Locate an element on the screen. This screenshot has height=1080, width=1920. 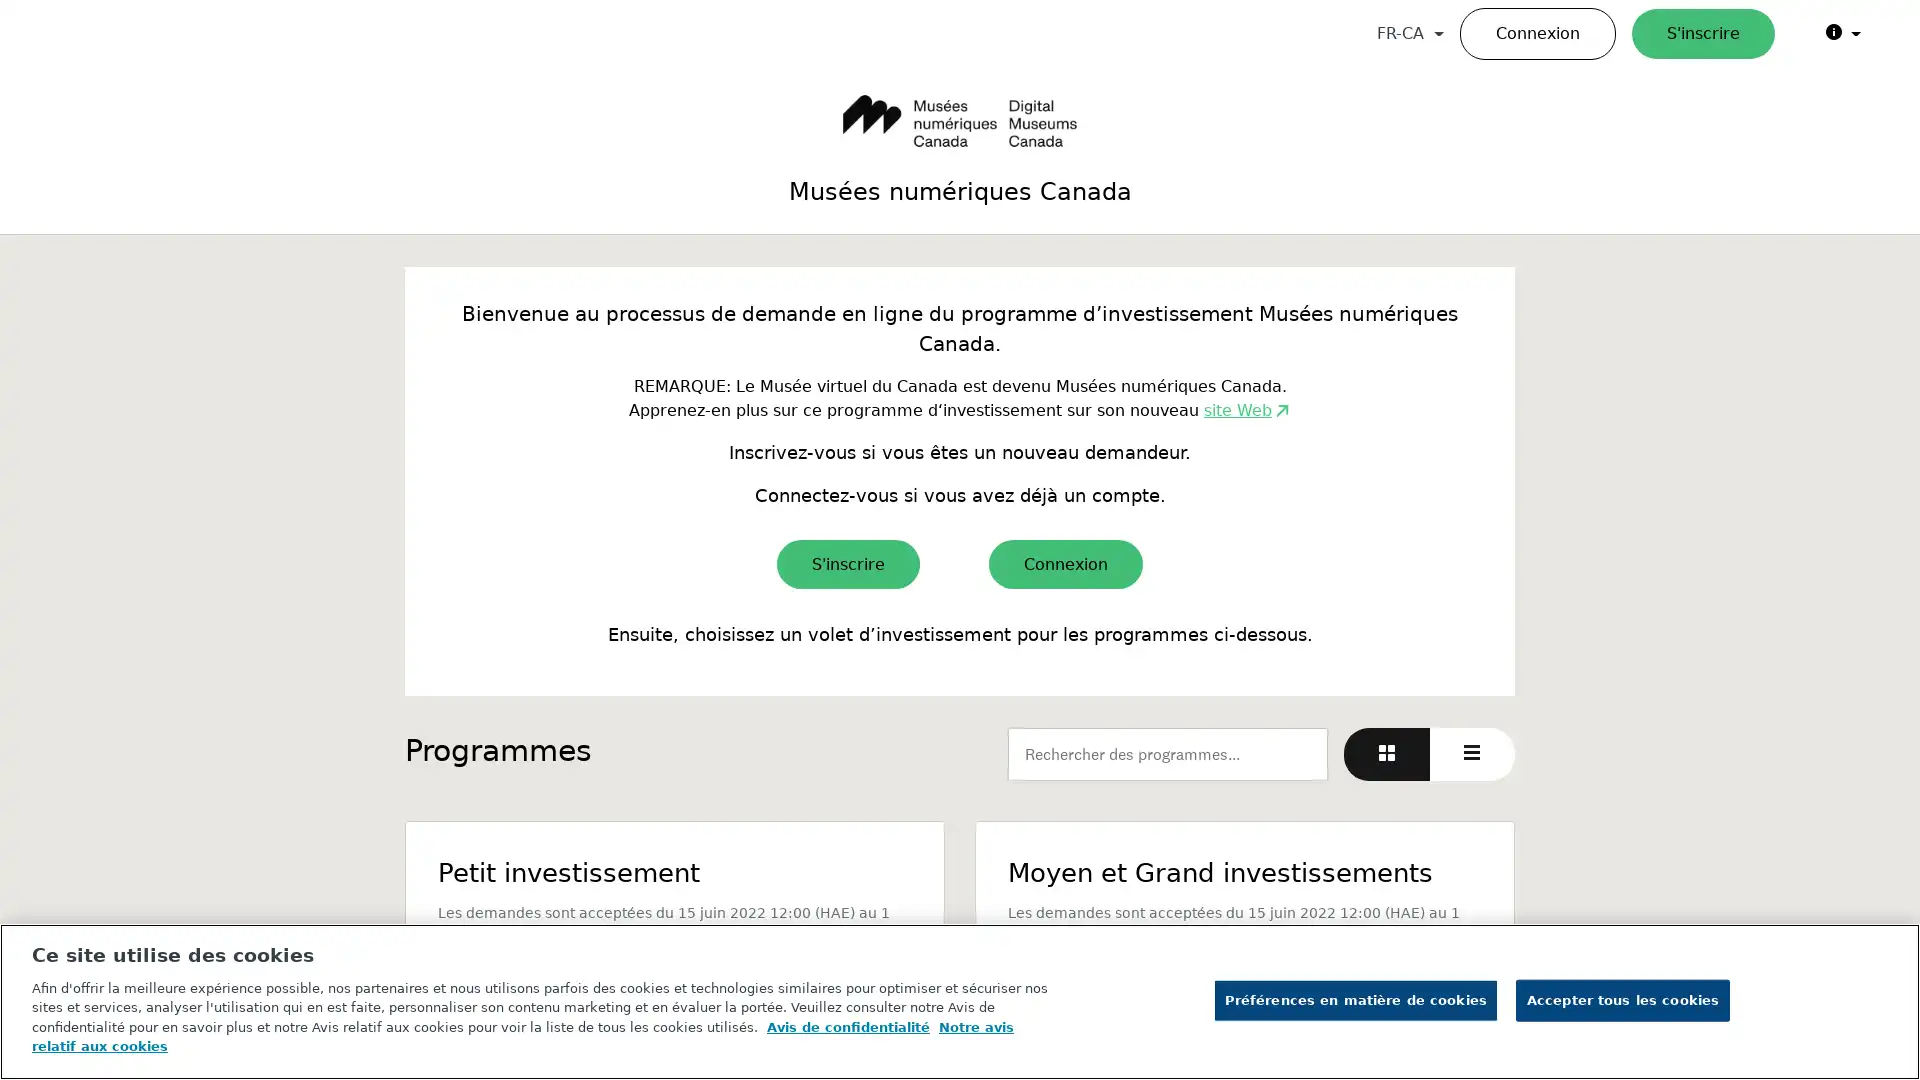
Accepter tous les cookies is located at coordinates (1622, 999).